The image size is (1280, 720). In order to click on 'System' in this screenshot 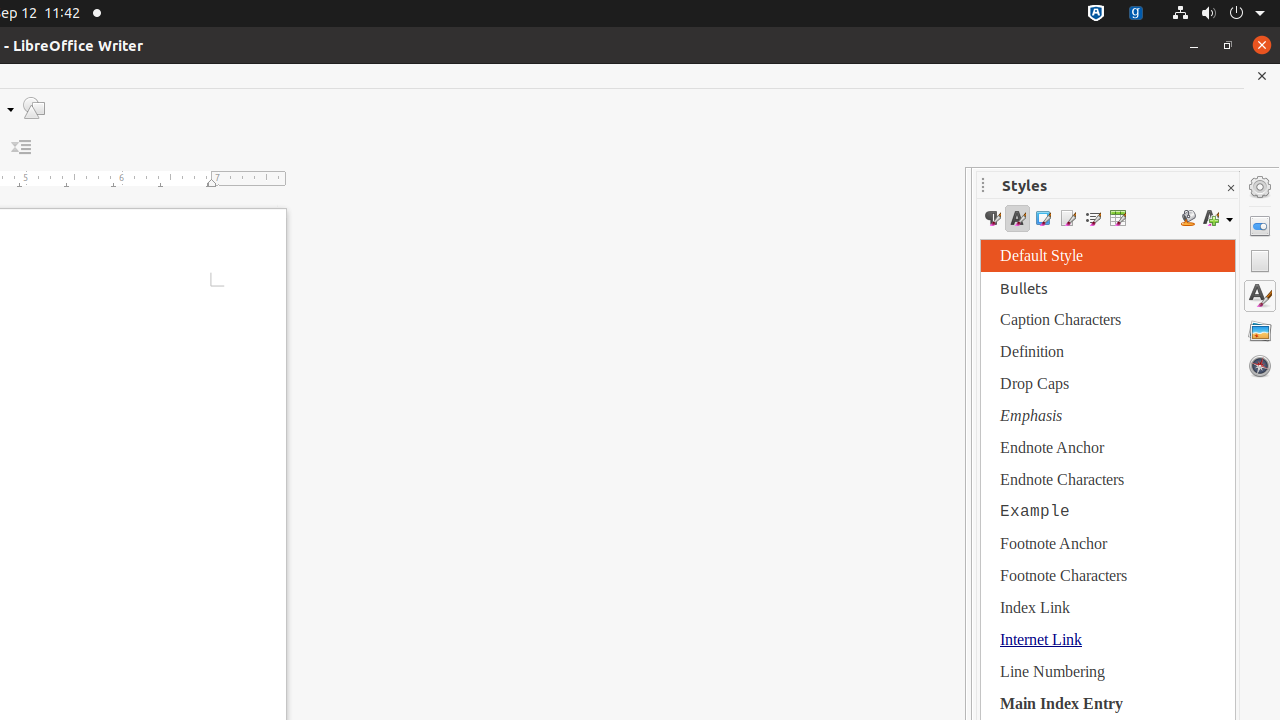, I will do `click(1217, 13)`.